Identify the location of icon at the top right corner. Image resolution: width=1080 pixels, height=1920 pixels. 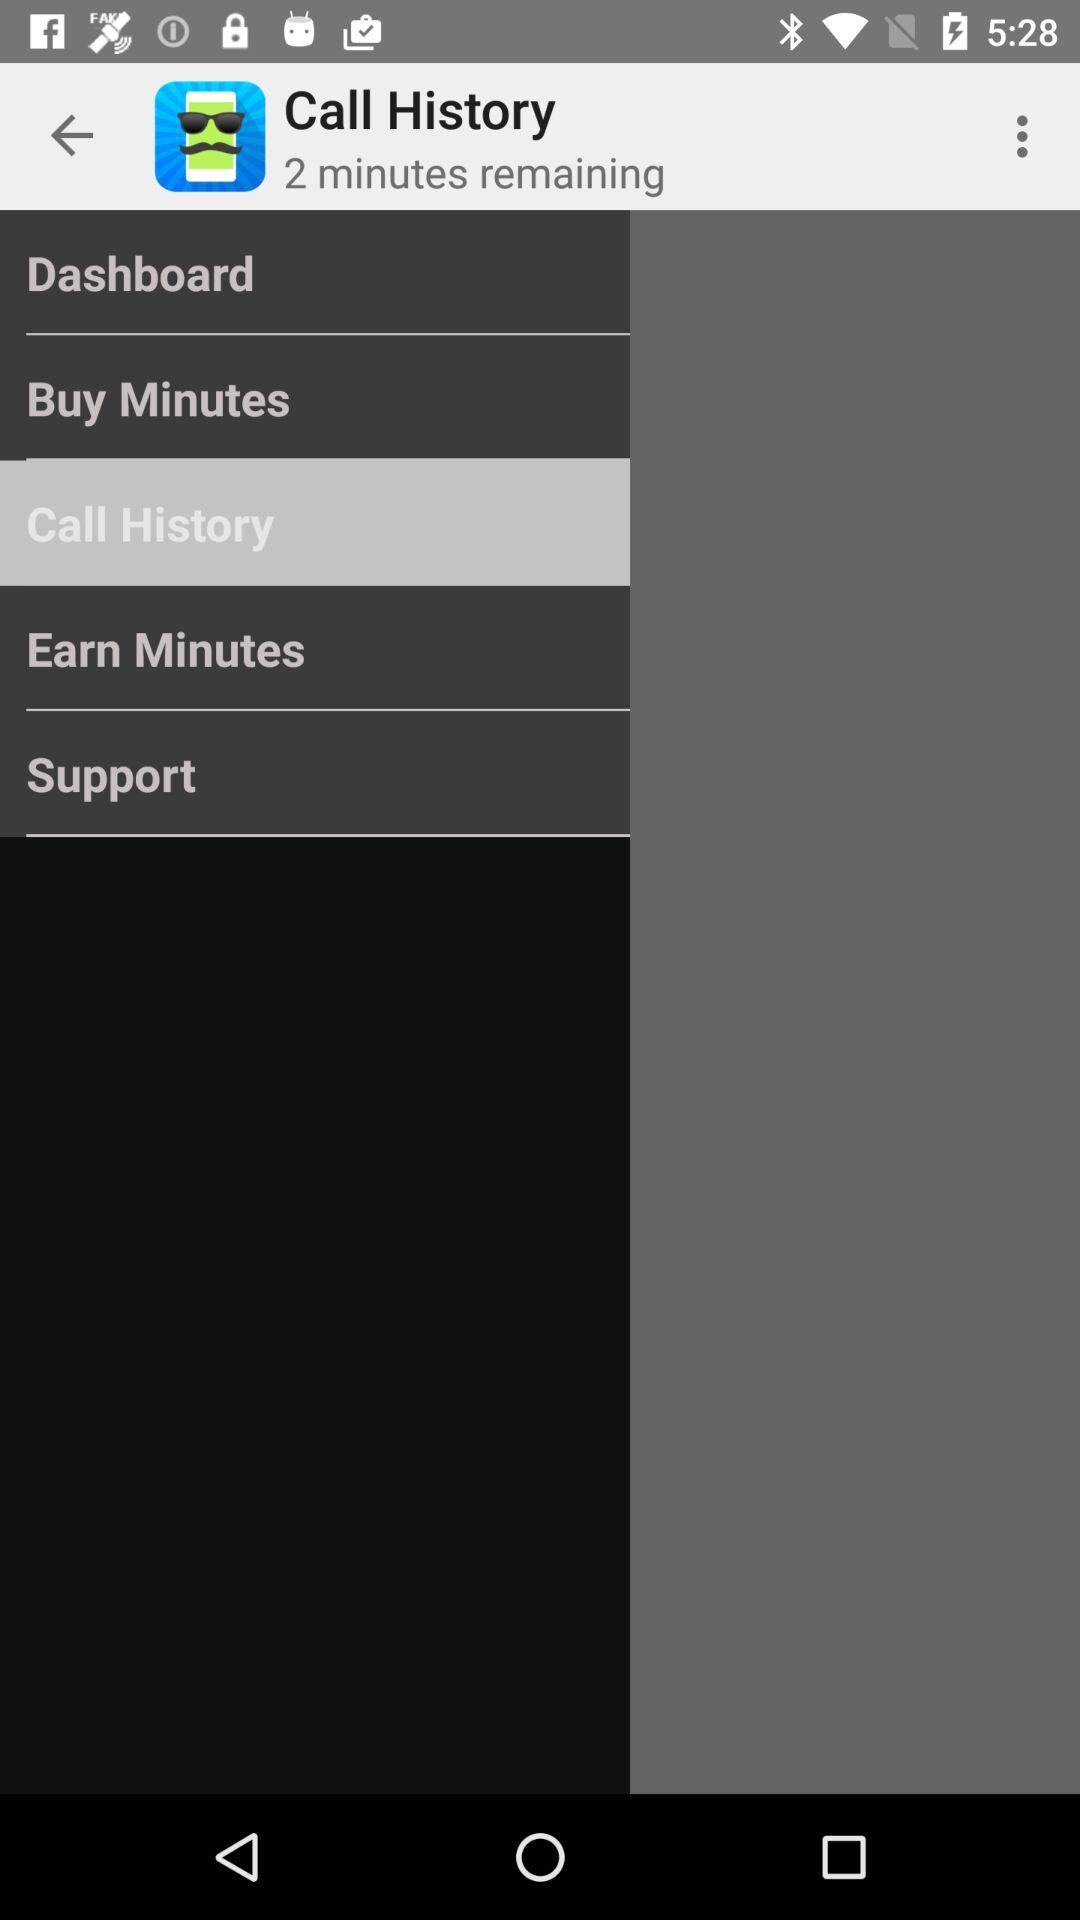
(1027, 135).